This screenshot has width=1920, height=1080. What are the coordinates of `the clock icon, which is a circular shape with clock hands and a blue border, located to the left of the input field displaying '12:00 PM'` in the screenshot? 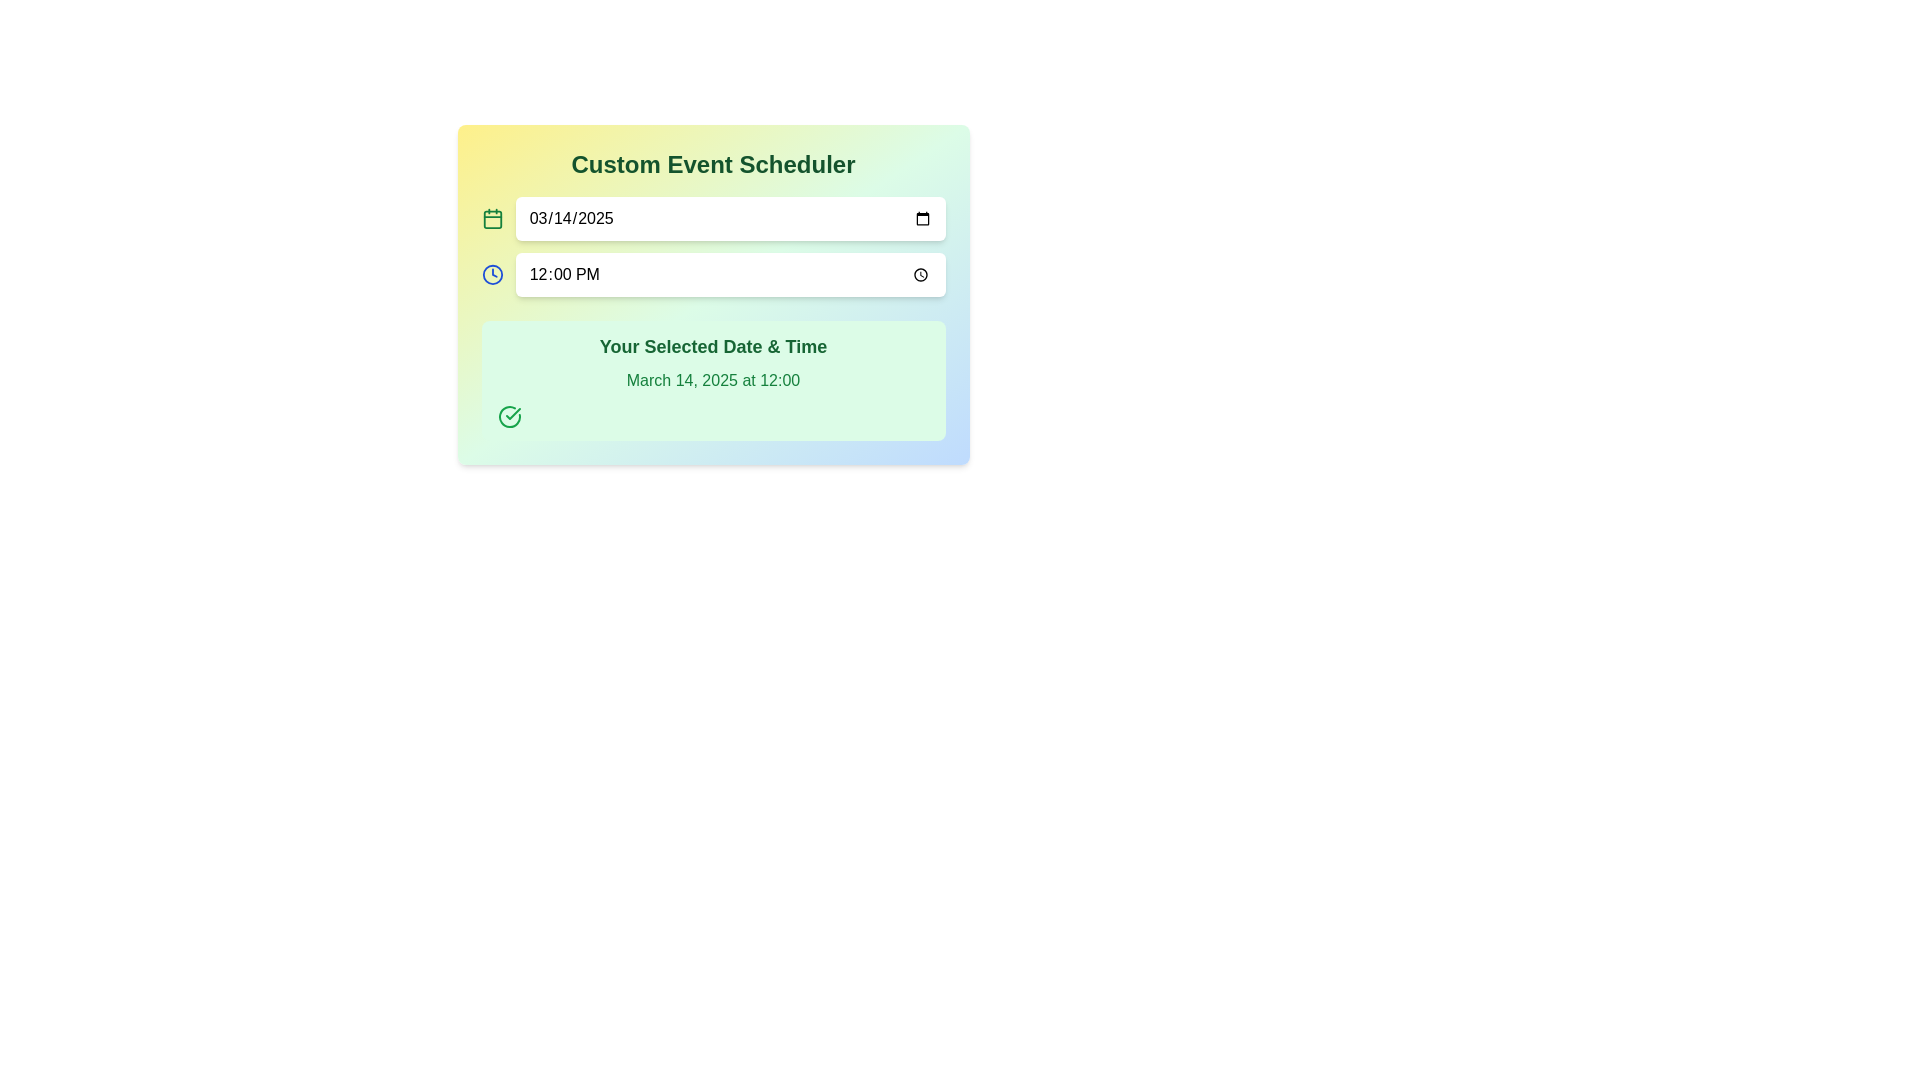 It's located at (492, 274).